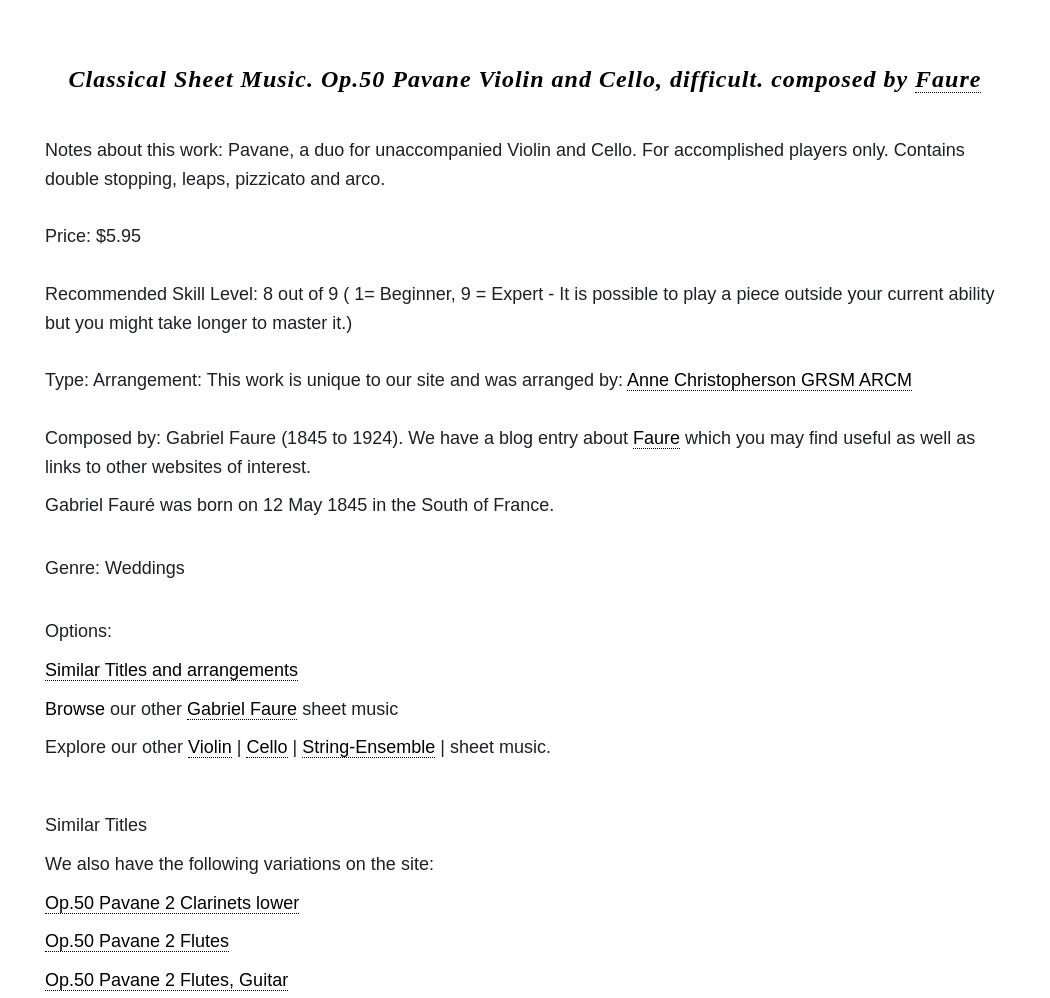 The height and width of the screenshot is (998, 1050). I want to click on 'Price:', so click(69, 236).